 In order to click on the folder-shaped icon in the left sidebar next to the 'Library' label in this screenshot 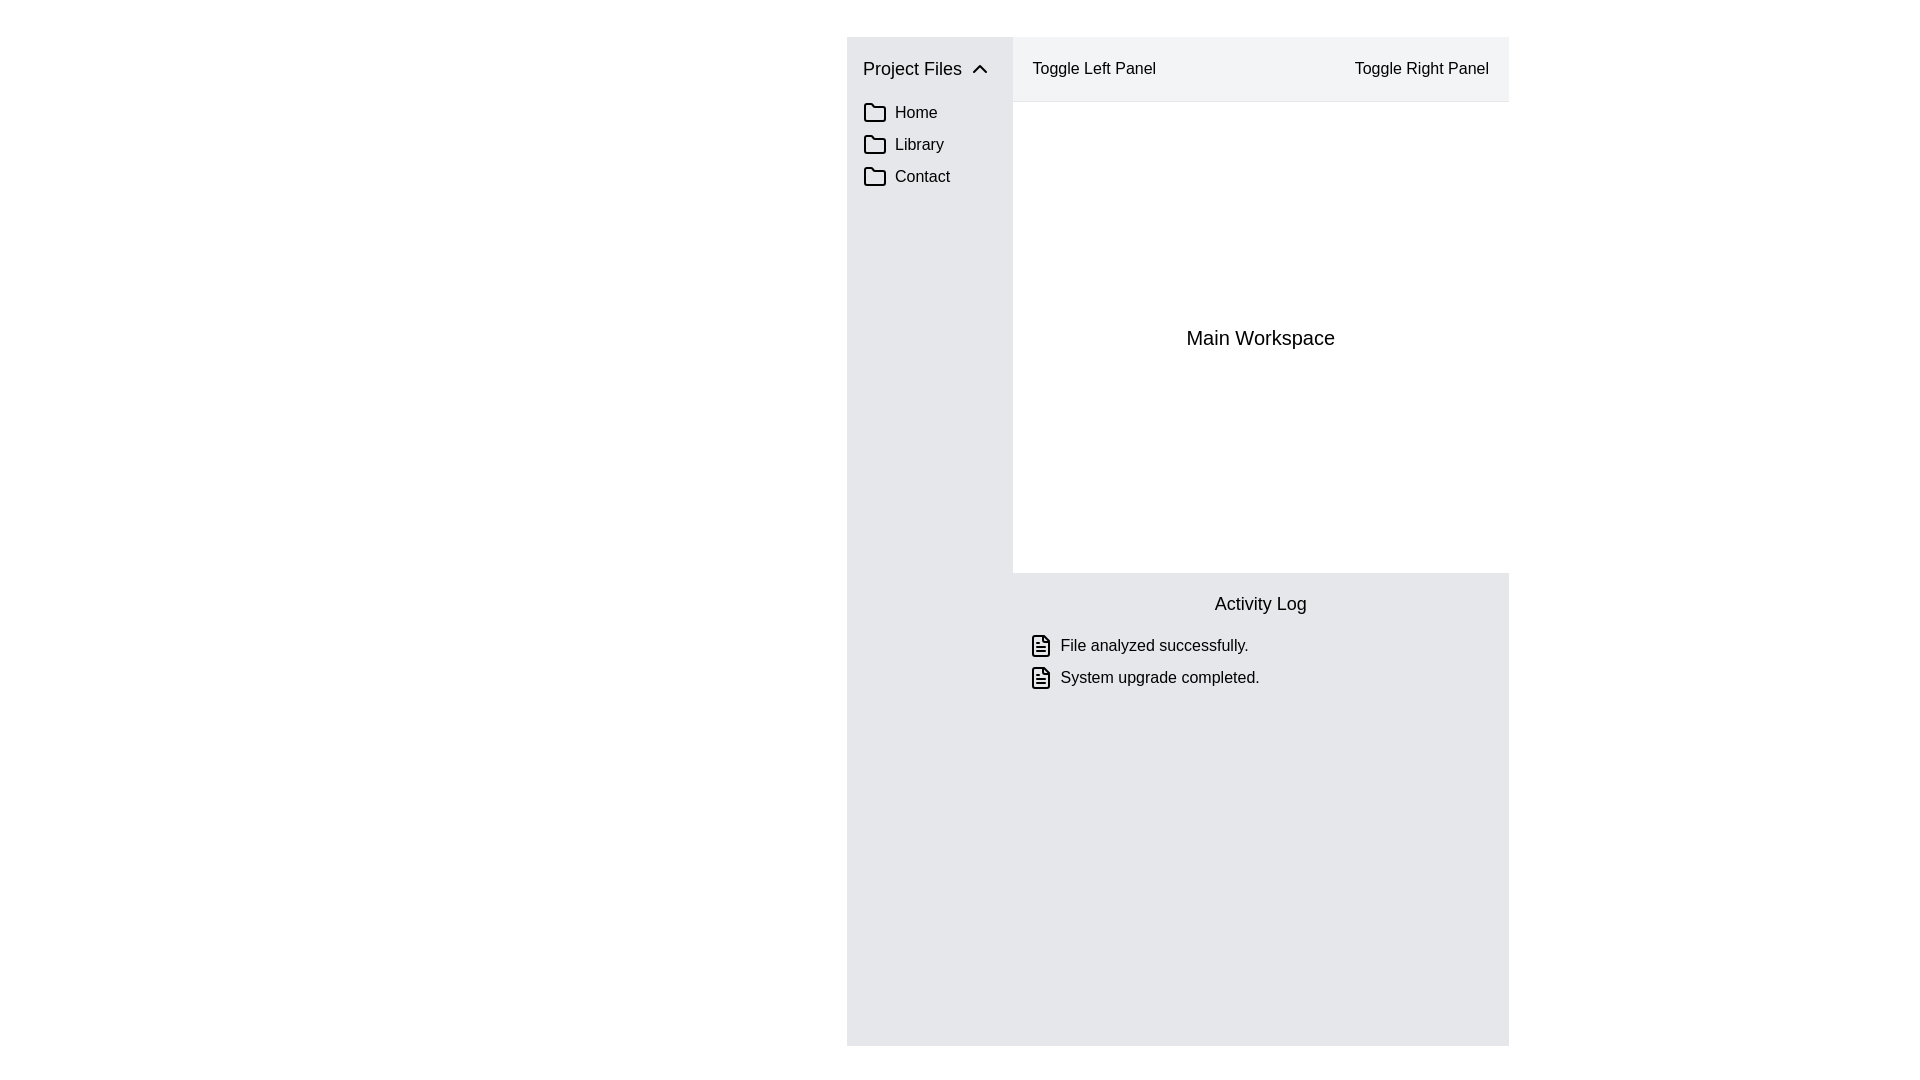, I will do `click(874, 143)`.